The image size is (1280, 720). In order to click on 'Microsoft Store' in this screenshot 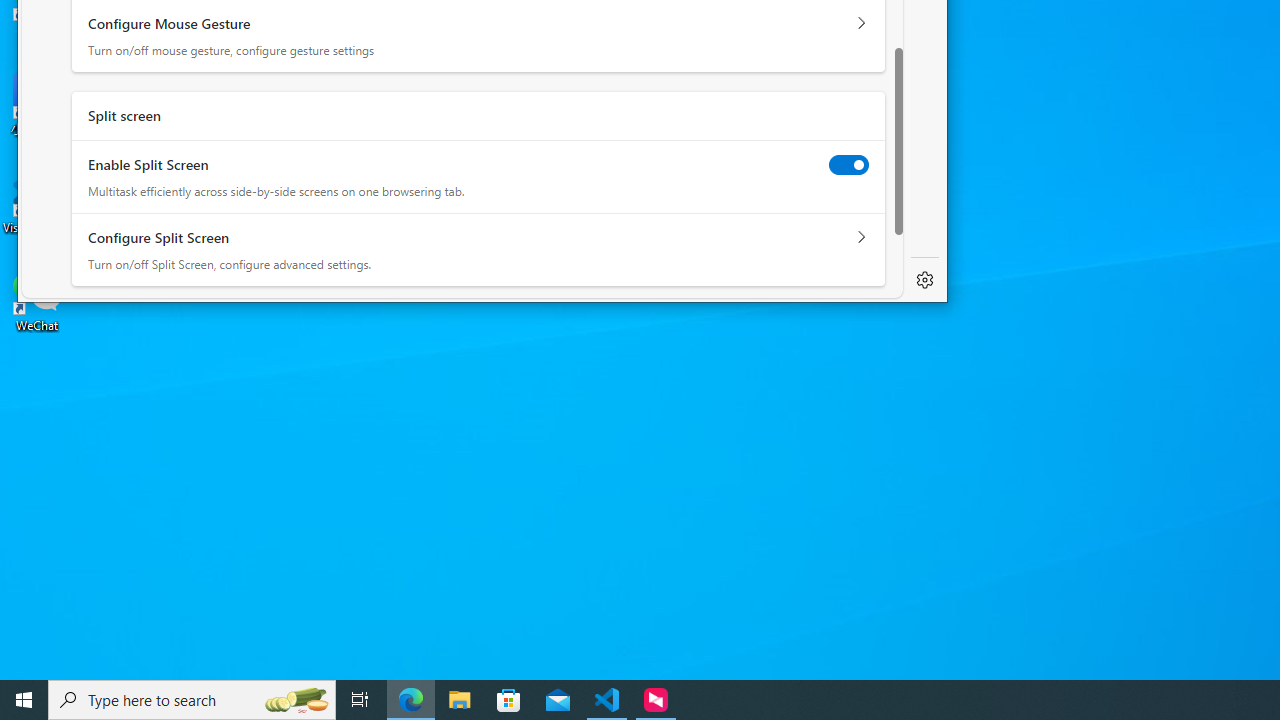, I will do `click(509, 698)`.